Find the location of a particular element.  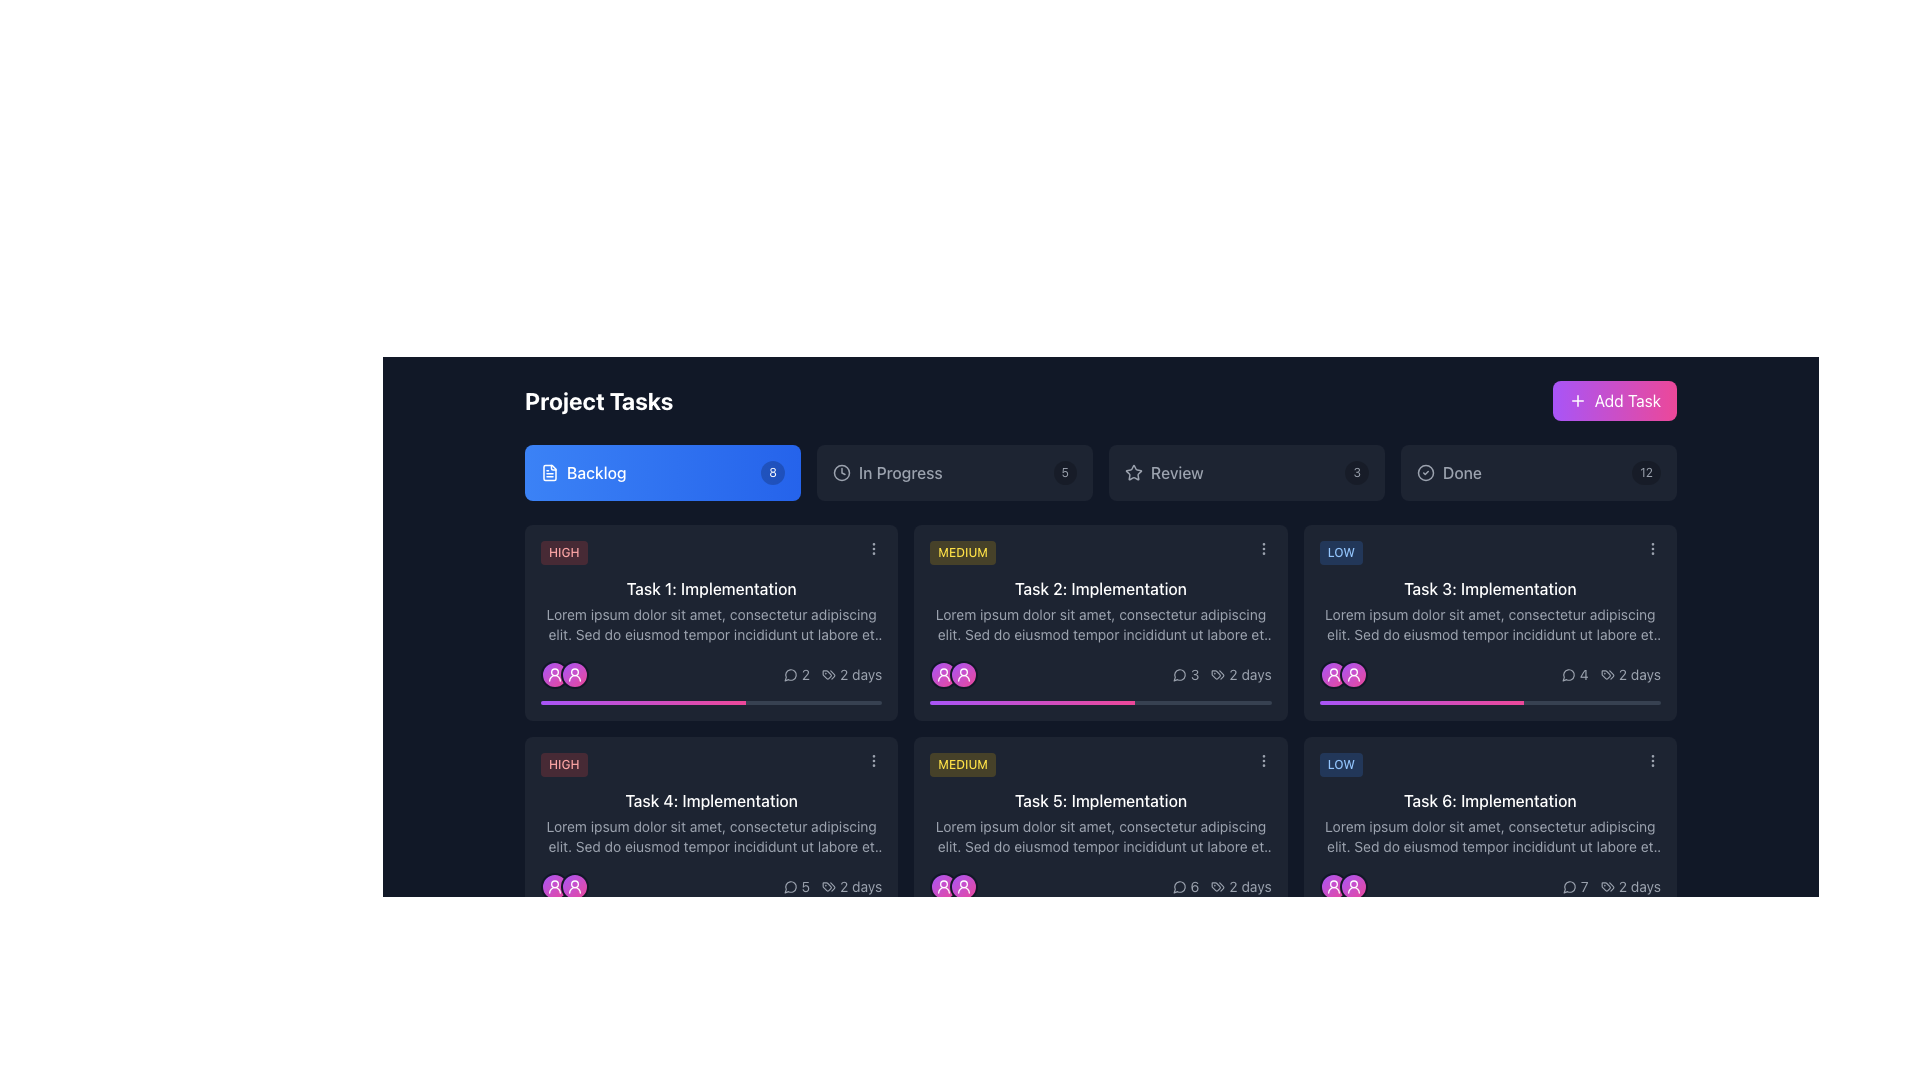

the comments or messages icon located in the 'Task 2: Implementation' card under the 'In Progress' section, which is positioned next to the numeric label '3' is located at coordinates (1179, 675).